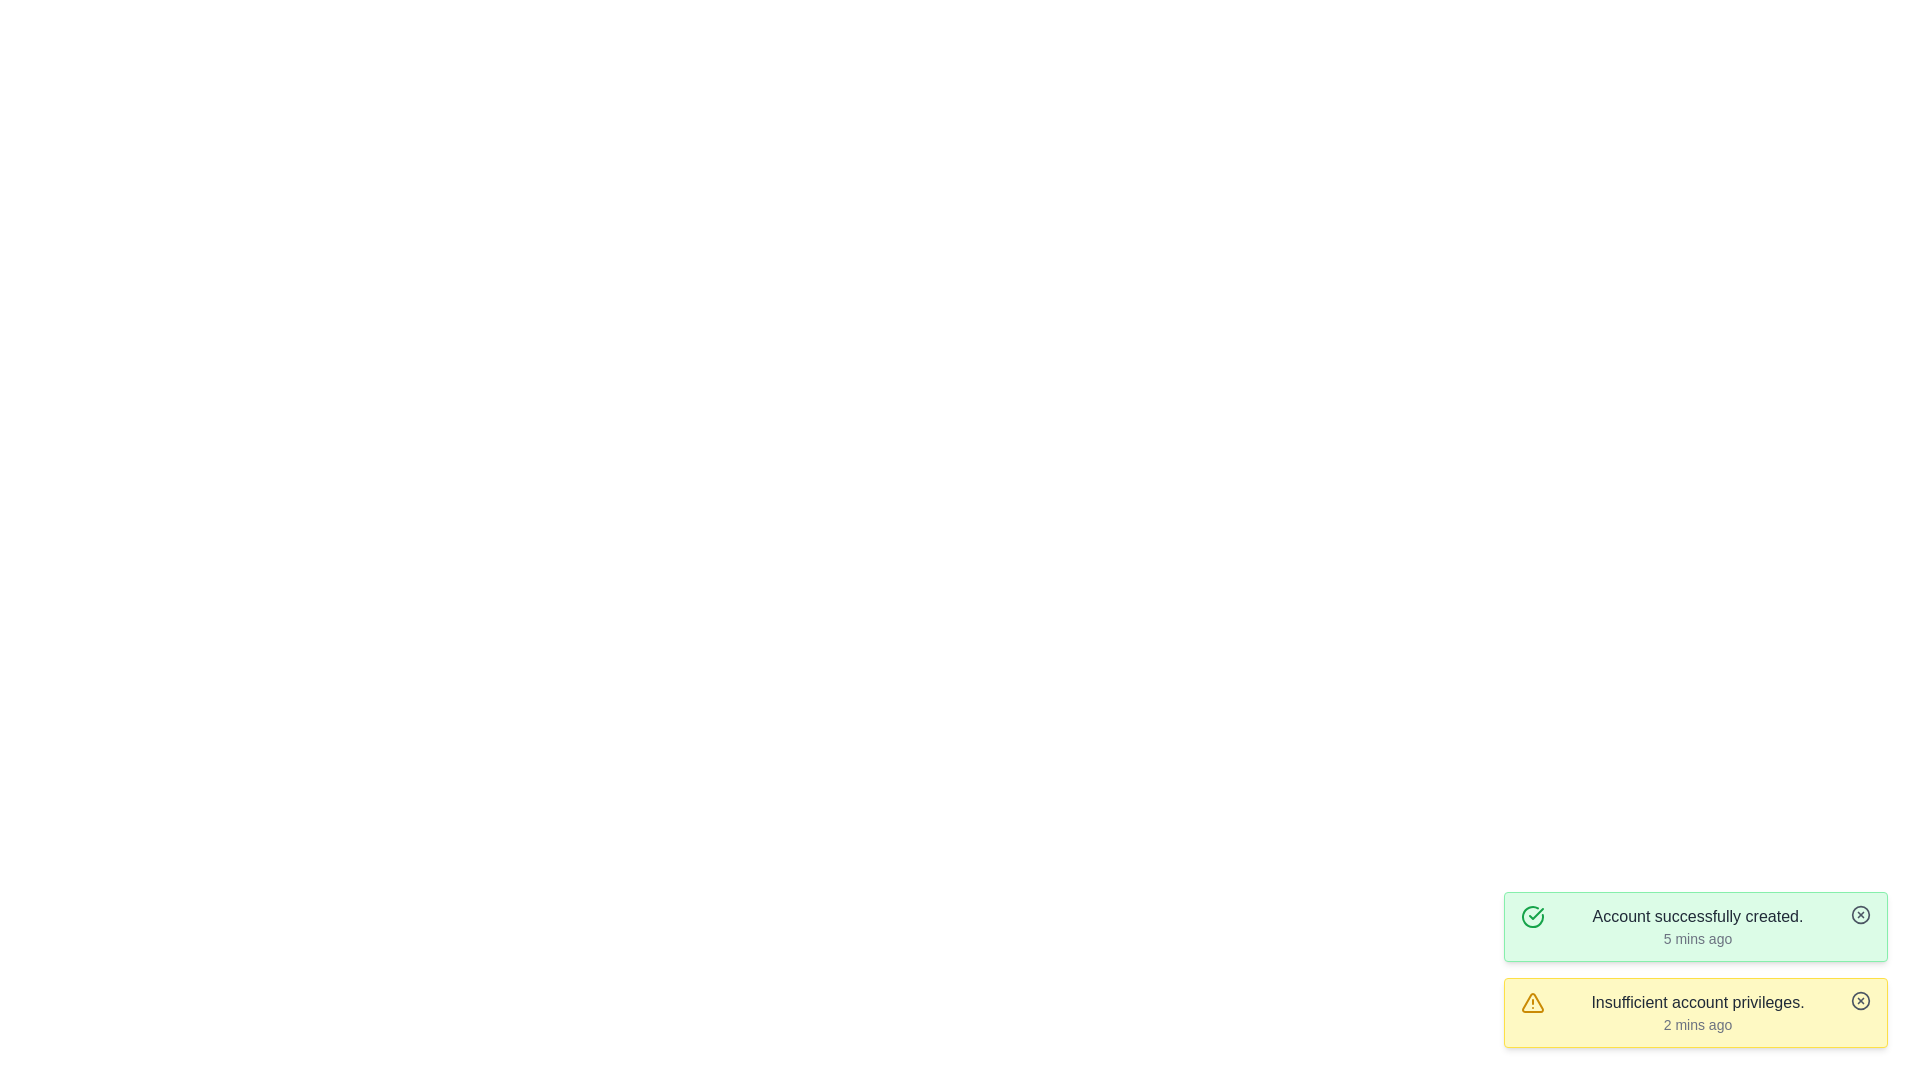  What do you see at coordinates (1694, 1013) in the screenshot?
I see `details of the notification box displaying 'Insufficient account privileges.' with a yellow background and a close button on the right` at bounding box center [1694, 1013].